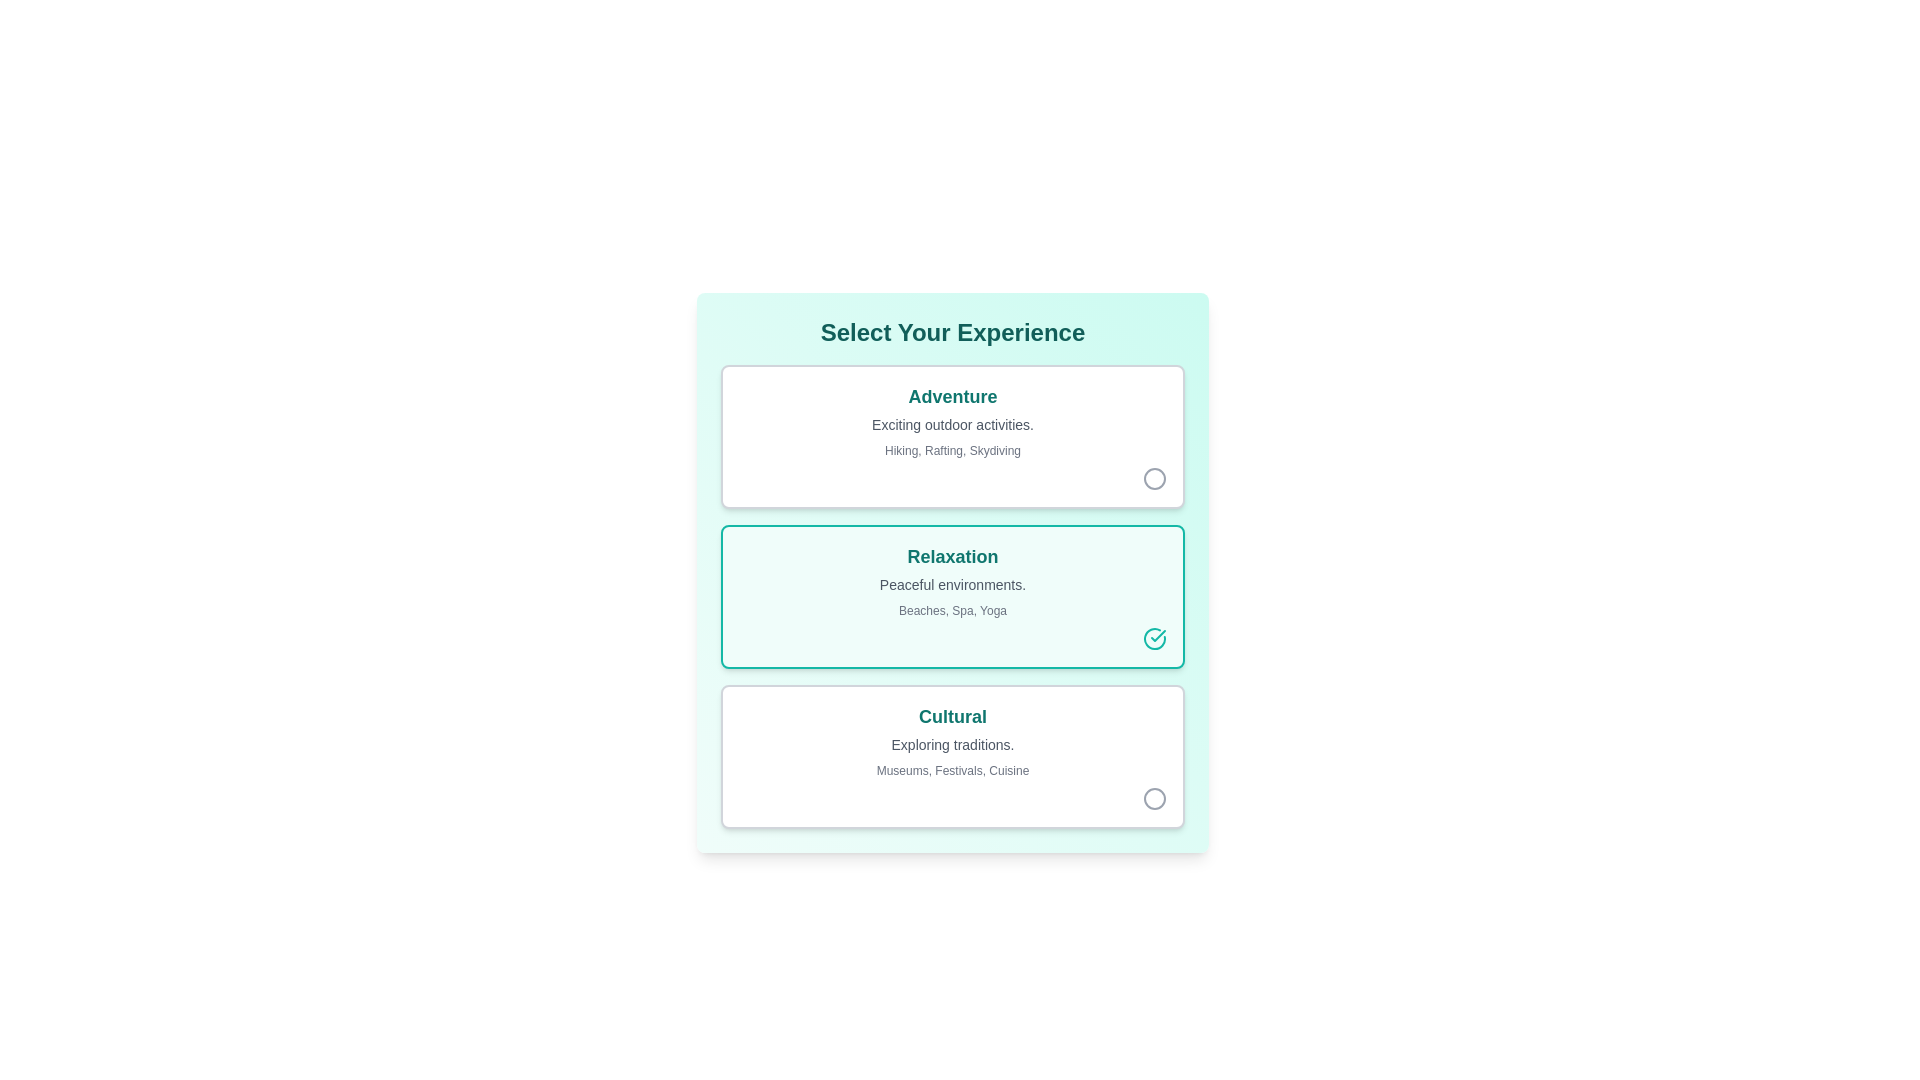  I want to click on the Static Text element that contains the words 'Exploring traditions.' which is located centrally beneath the title 'Cultural' and above the text 'Museums, Festivals, Cuisine', so click(952, 744).